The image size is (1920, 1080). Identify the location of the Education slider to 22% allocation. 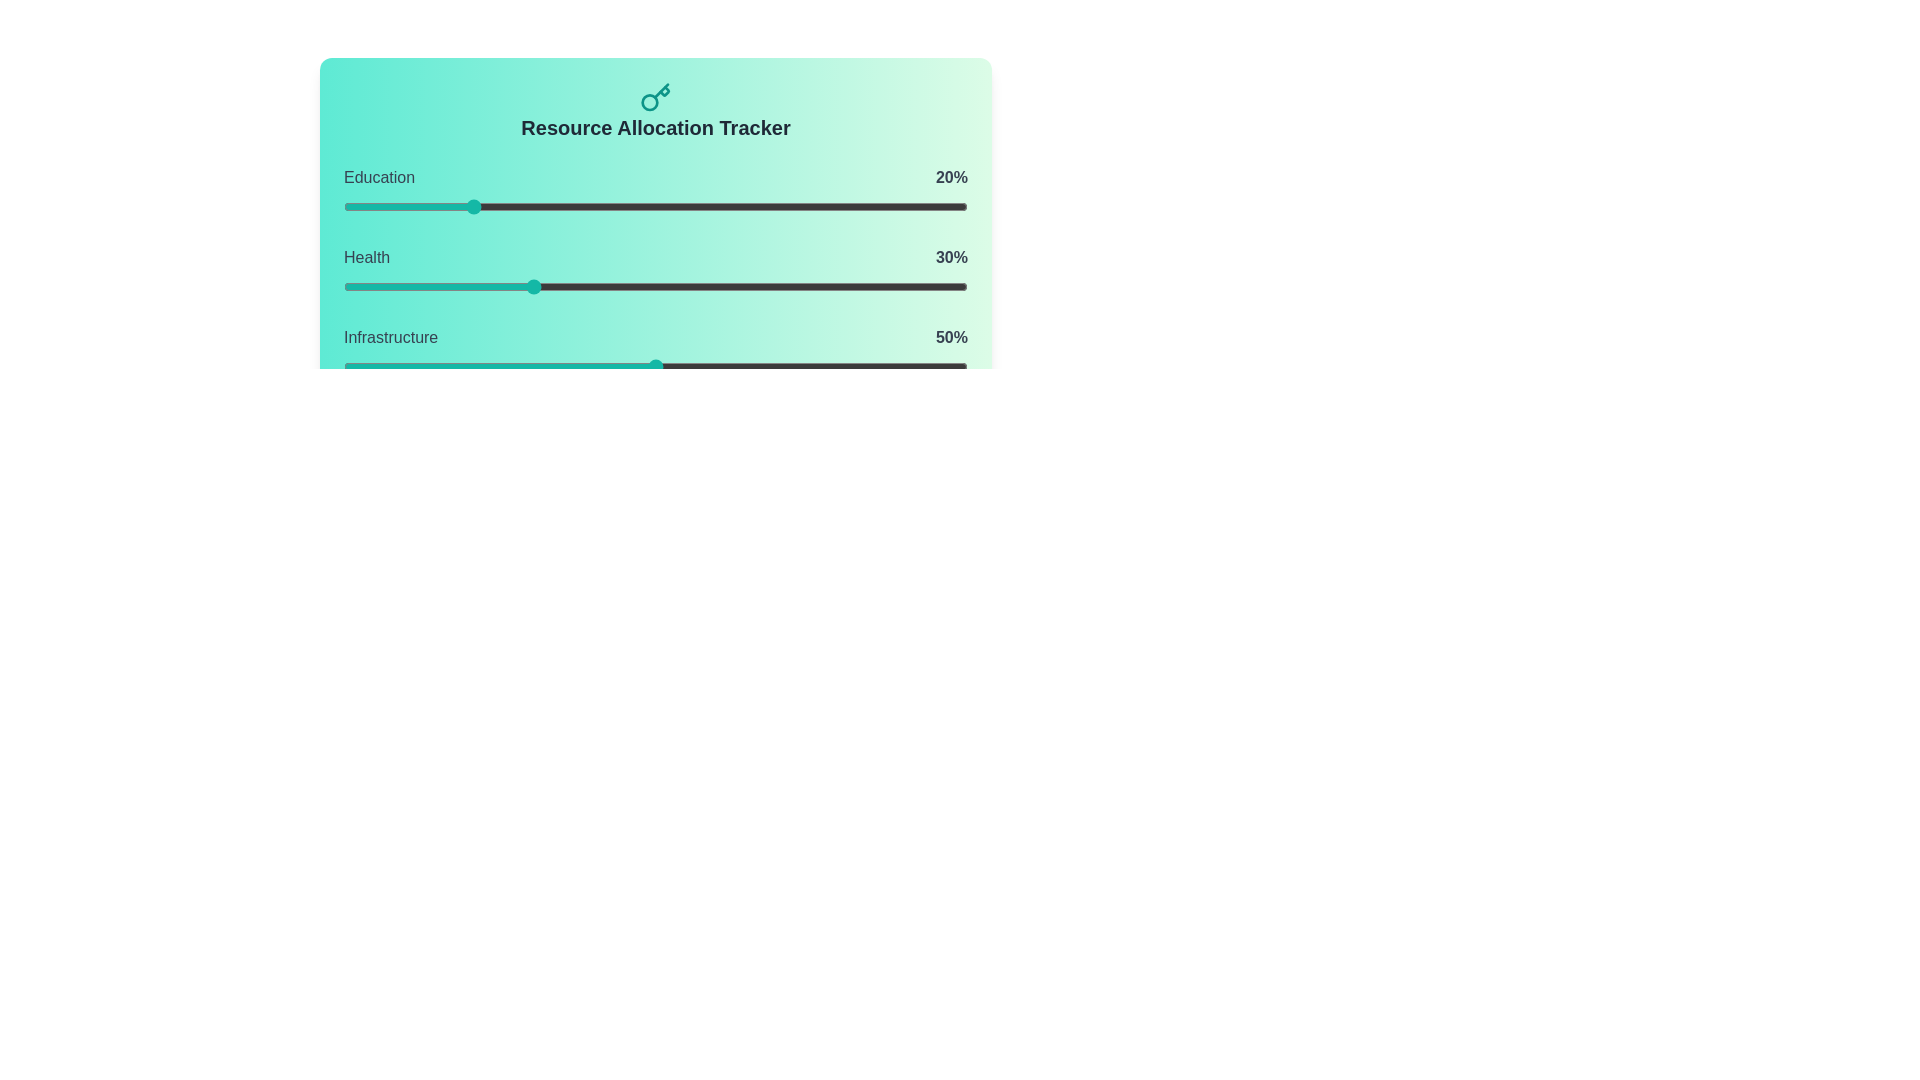
(481, 207).